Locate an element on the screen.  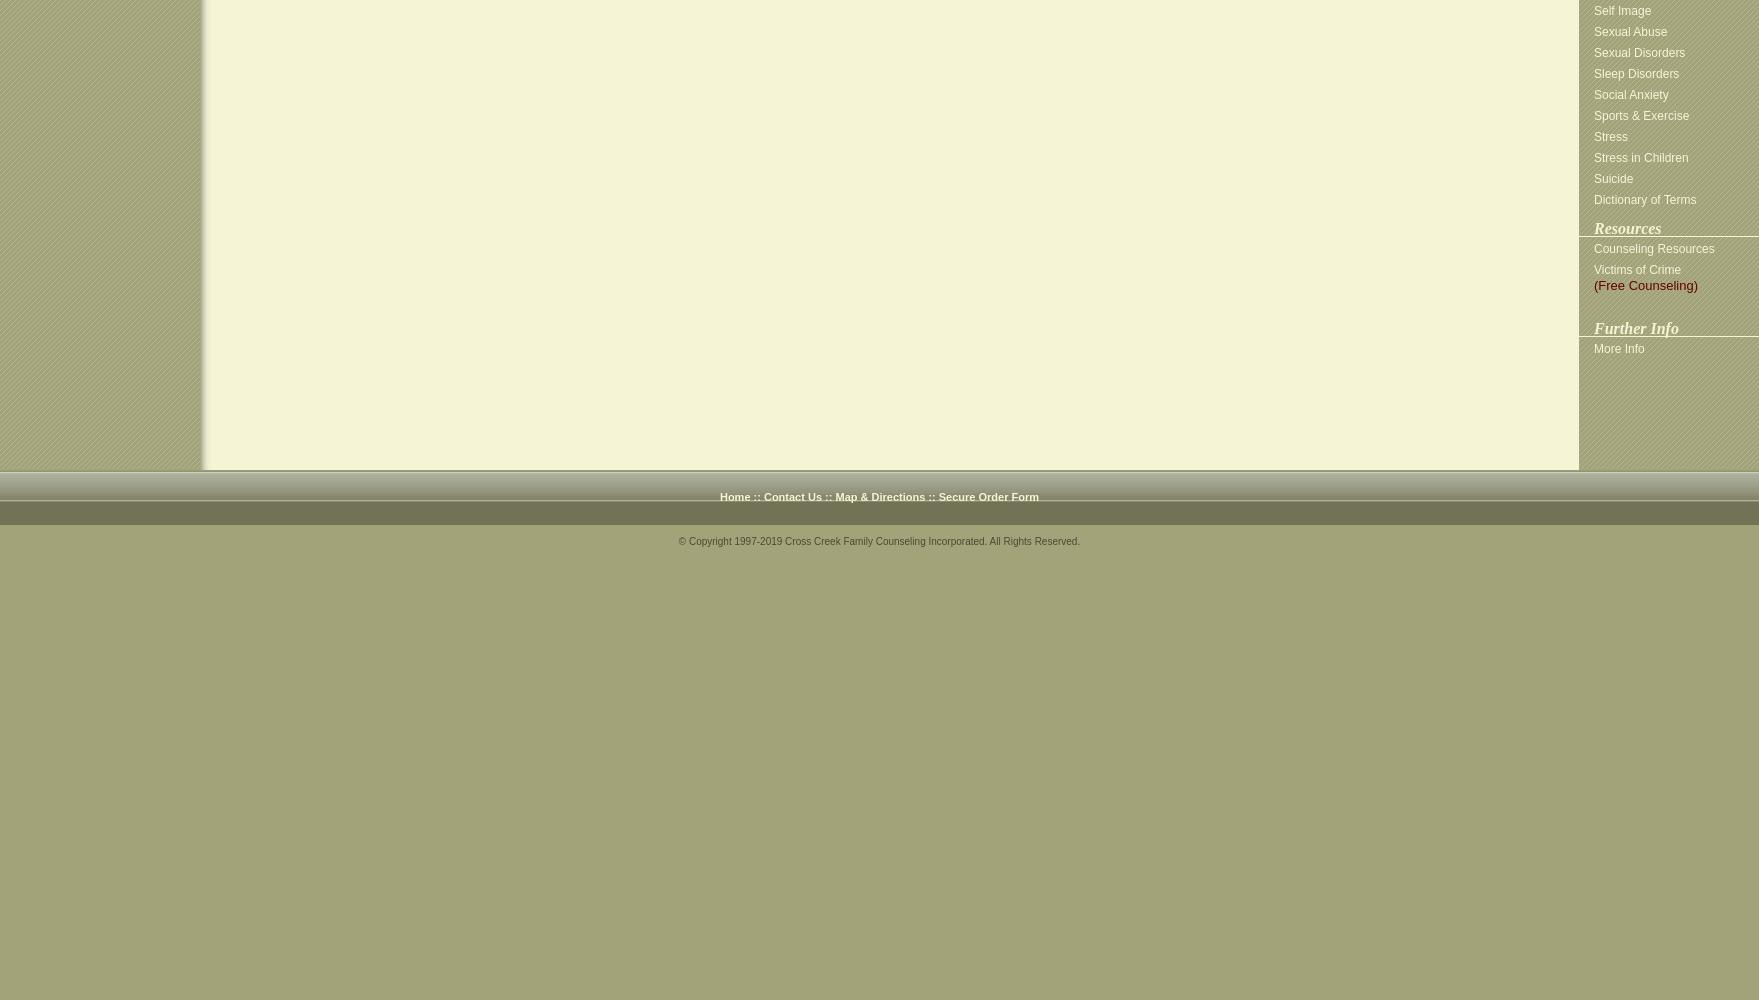
'Stress' is located at coordinates (1610, 137).